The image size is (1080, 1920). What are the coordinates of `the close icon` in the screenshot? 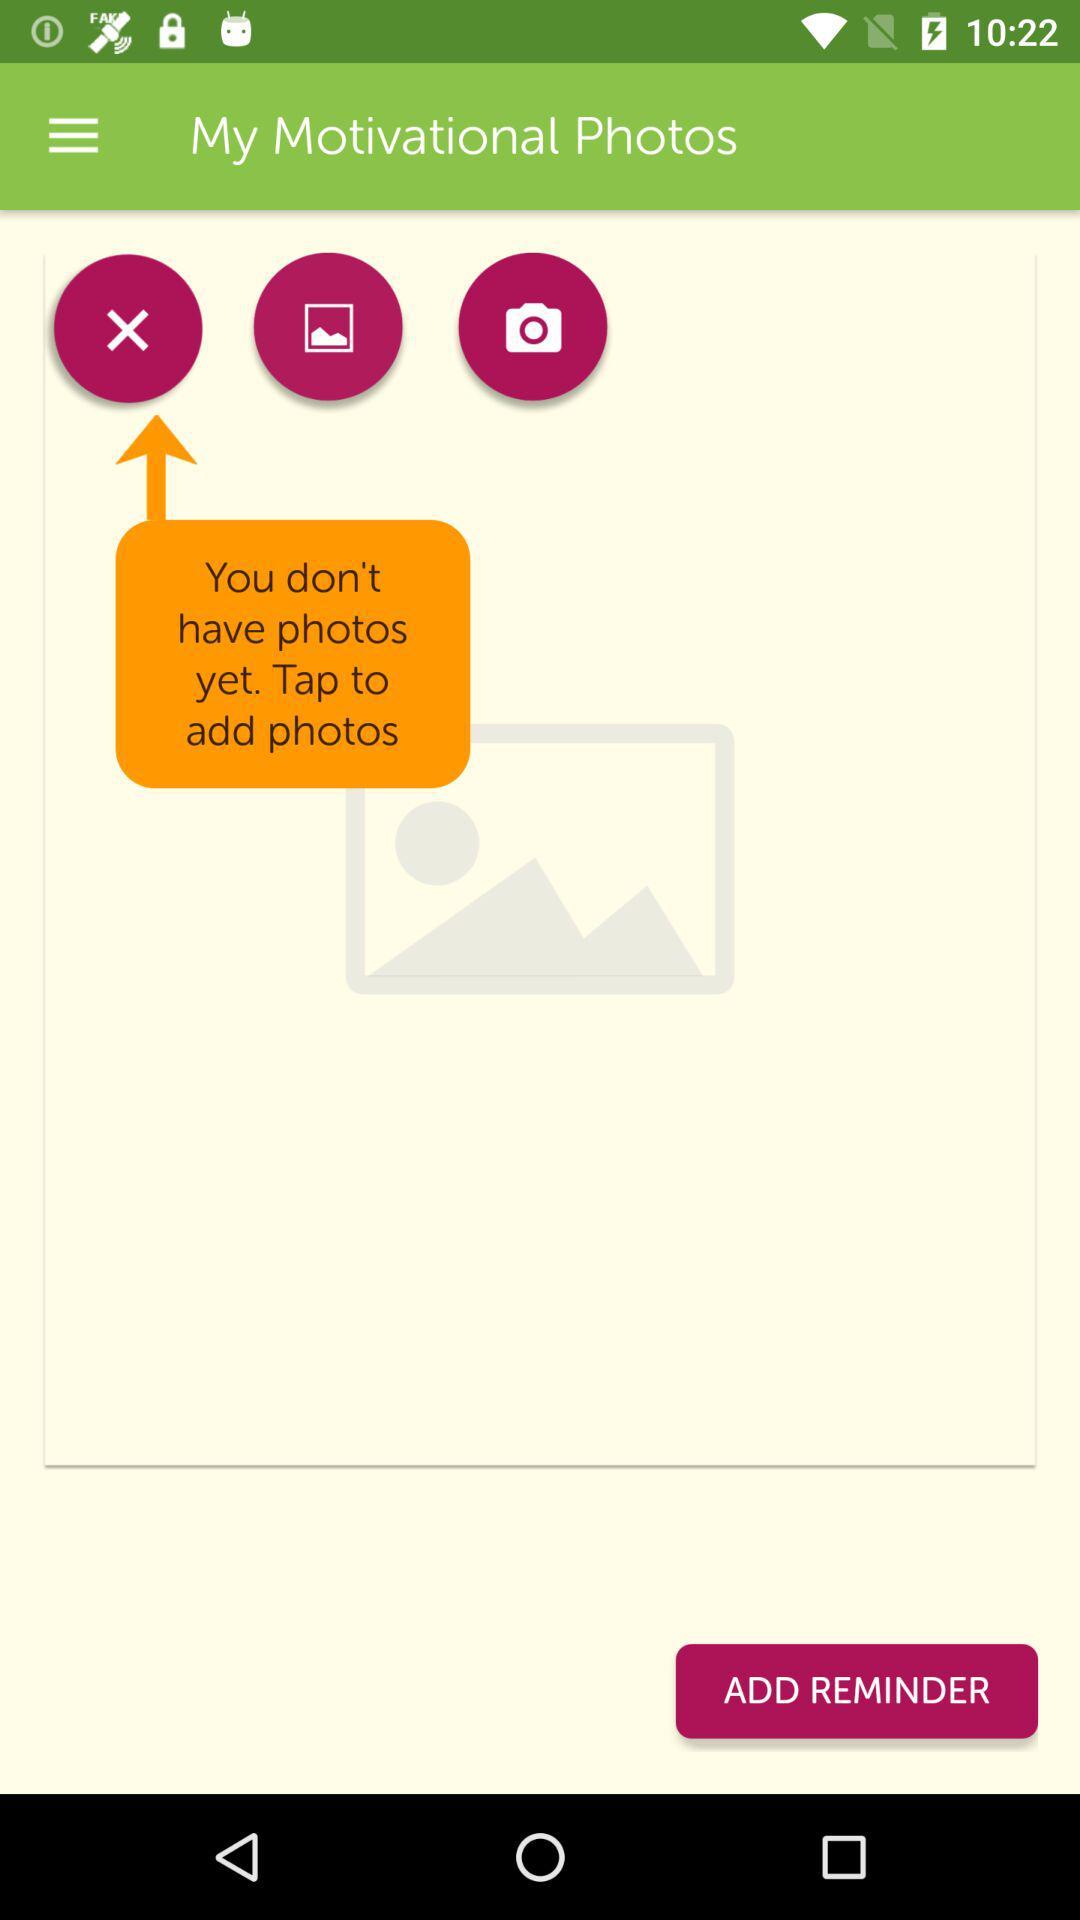 It's located at (123, 333).